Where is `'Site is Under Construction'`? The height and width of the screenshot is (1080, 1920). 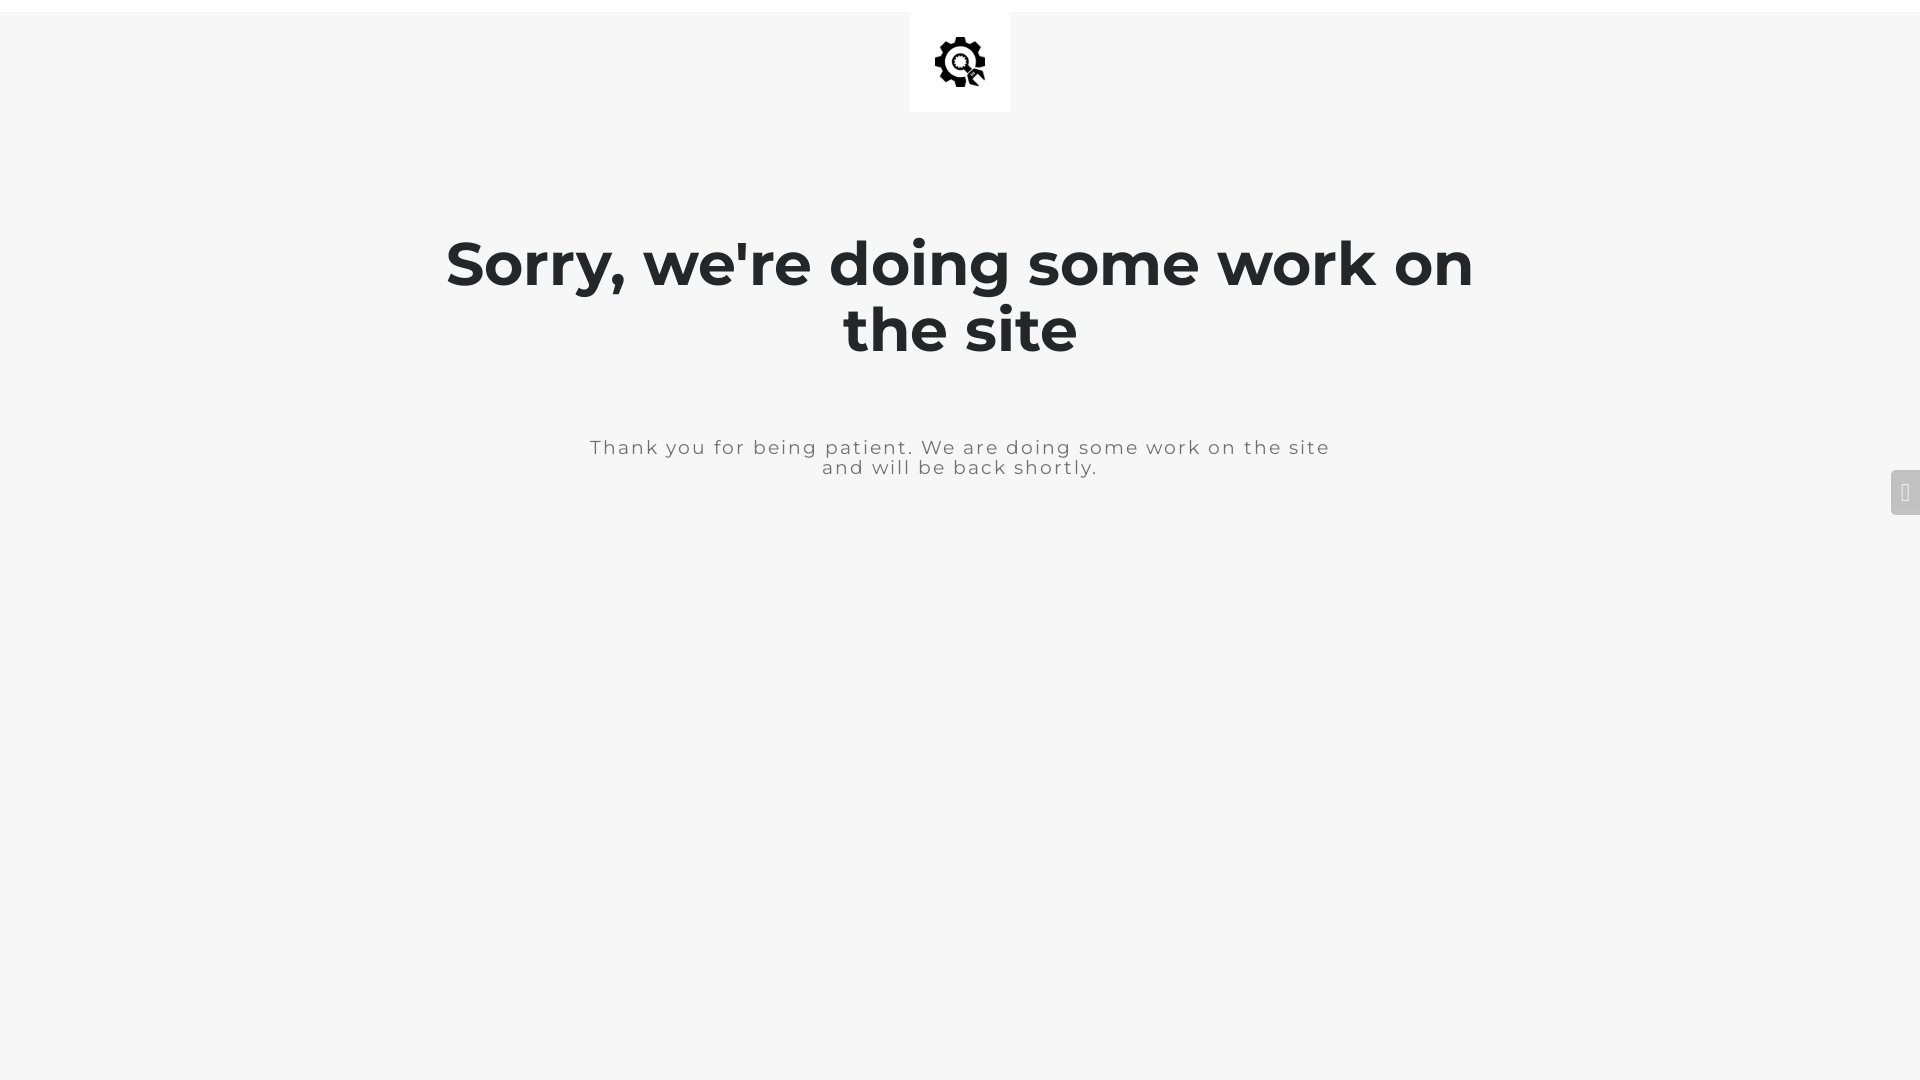 'Site is Under Construction' is located at coordinates (960, 60).